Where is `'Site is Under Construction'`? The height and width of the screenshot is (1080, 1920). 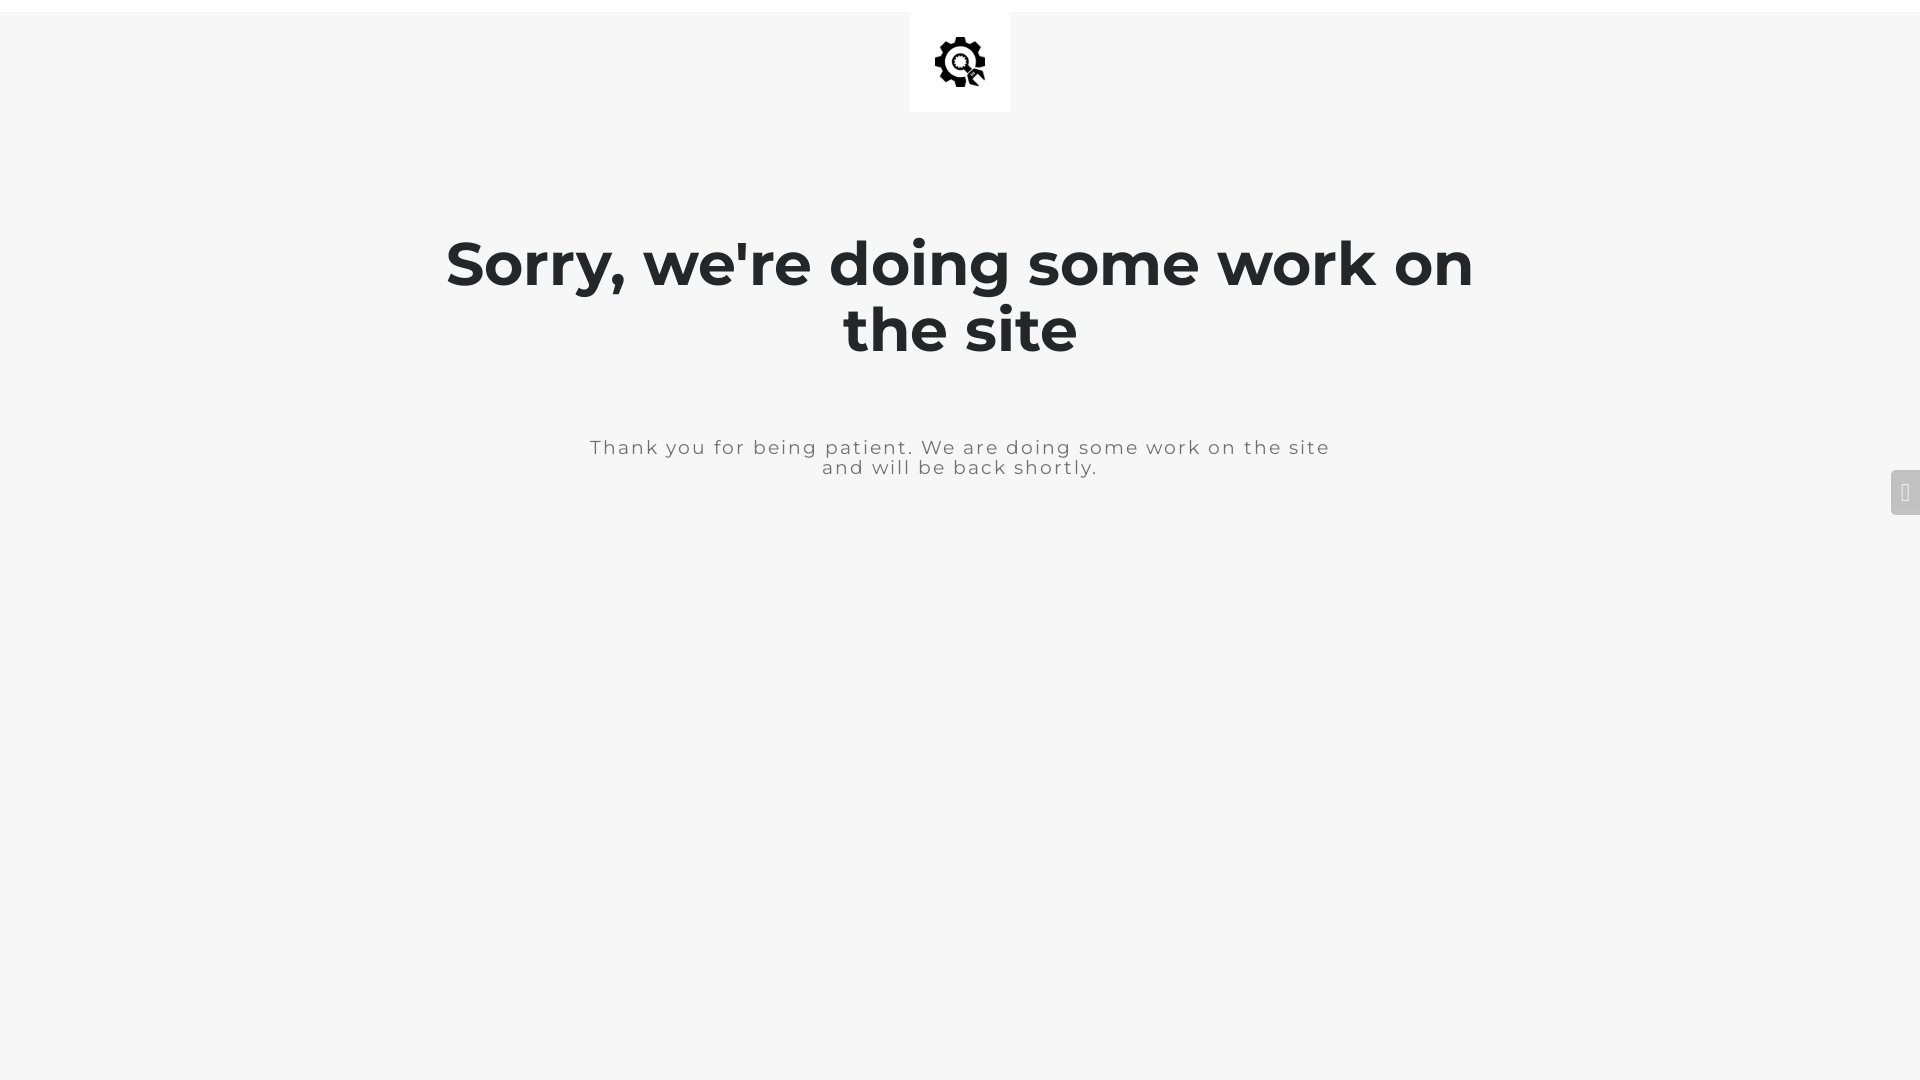 'Site is Under Construction' is located at coordinates (960, 60).